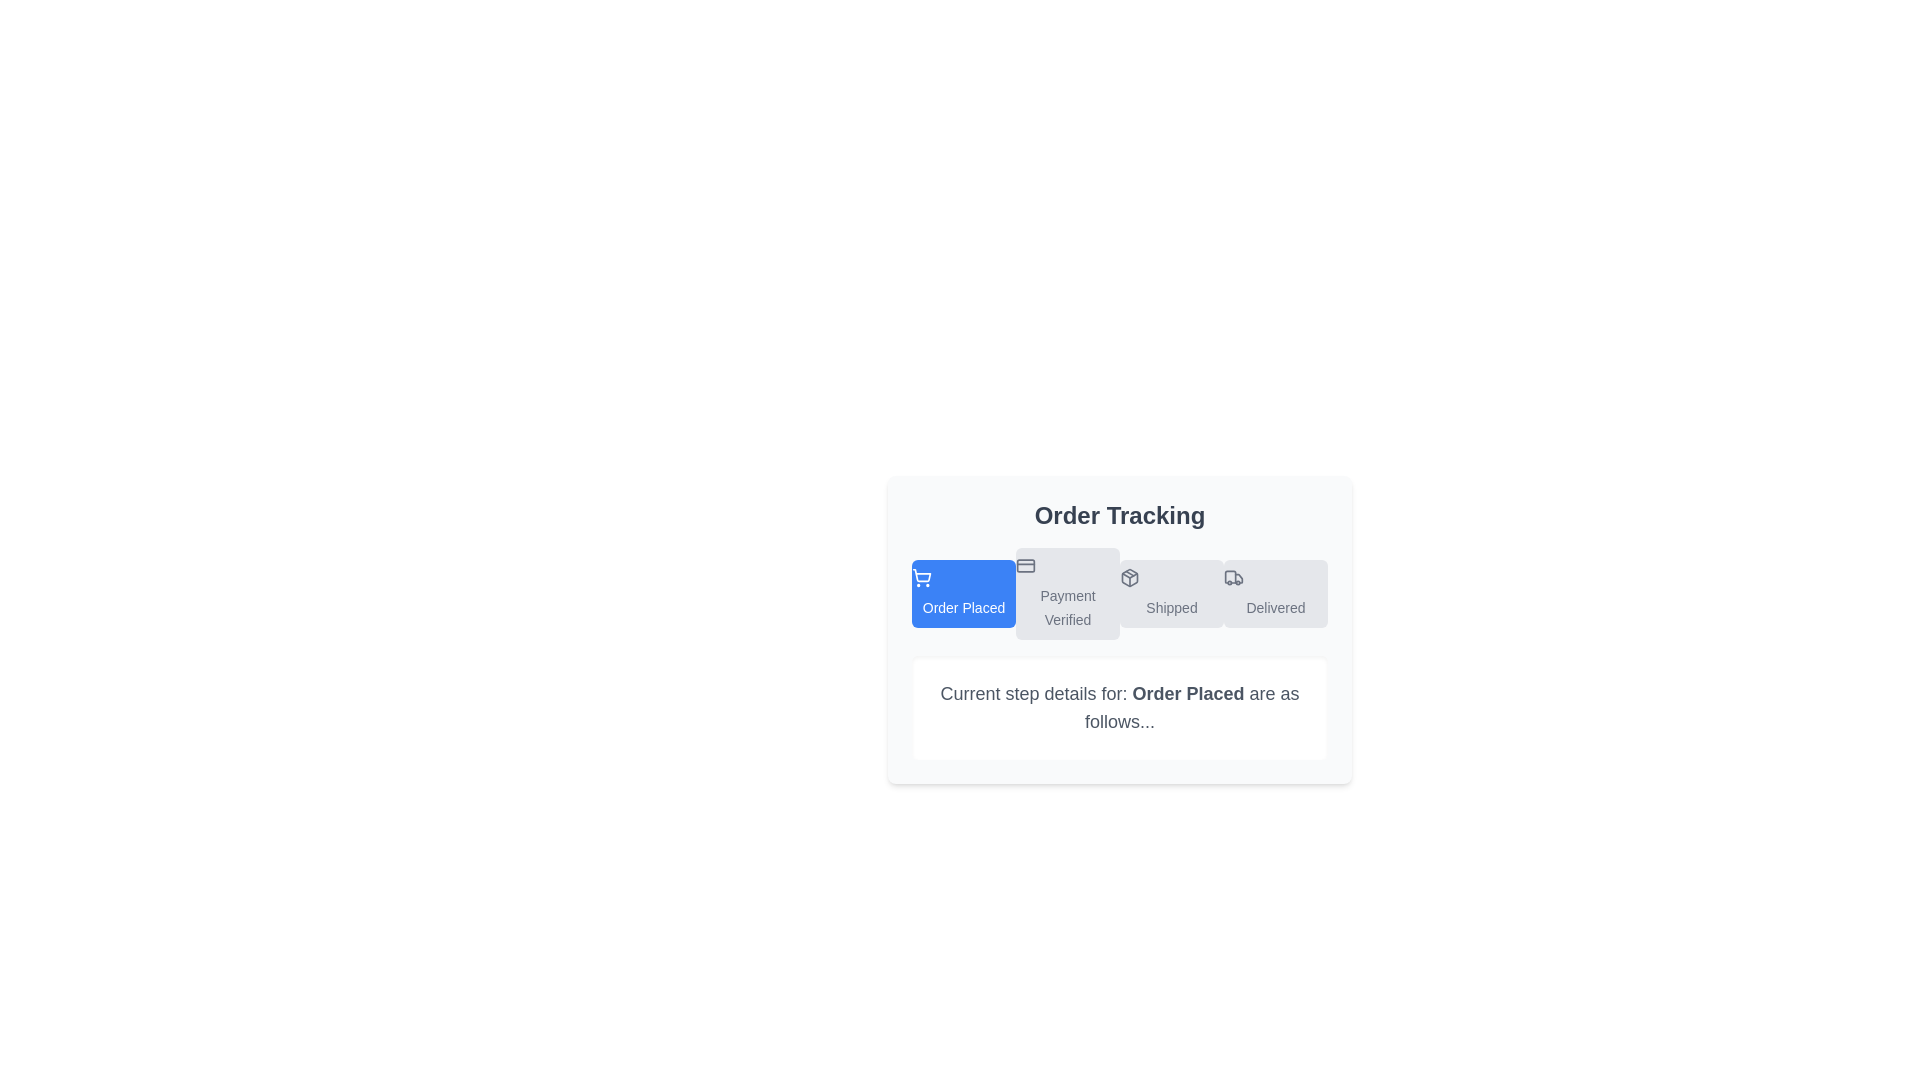  I want to click on the shopping cart icon within the 'Order Placed' tab, so click(920, 578).